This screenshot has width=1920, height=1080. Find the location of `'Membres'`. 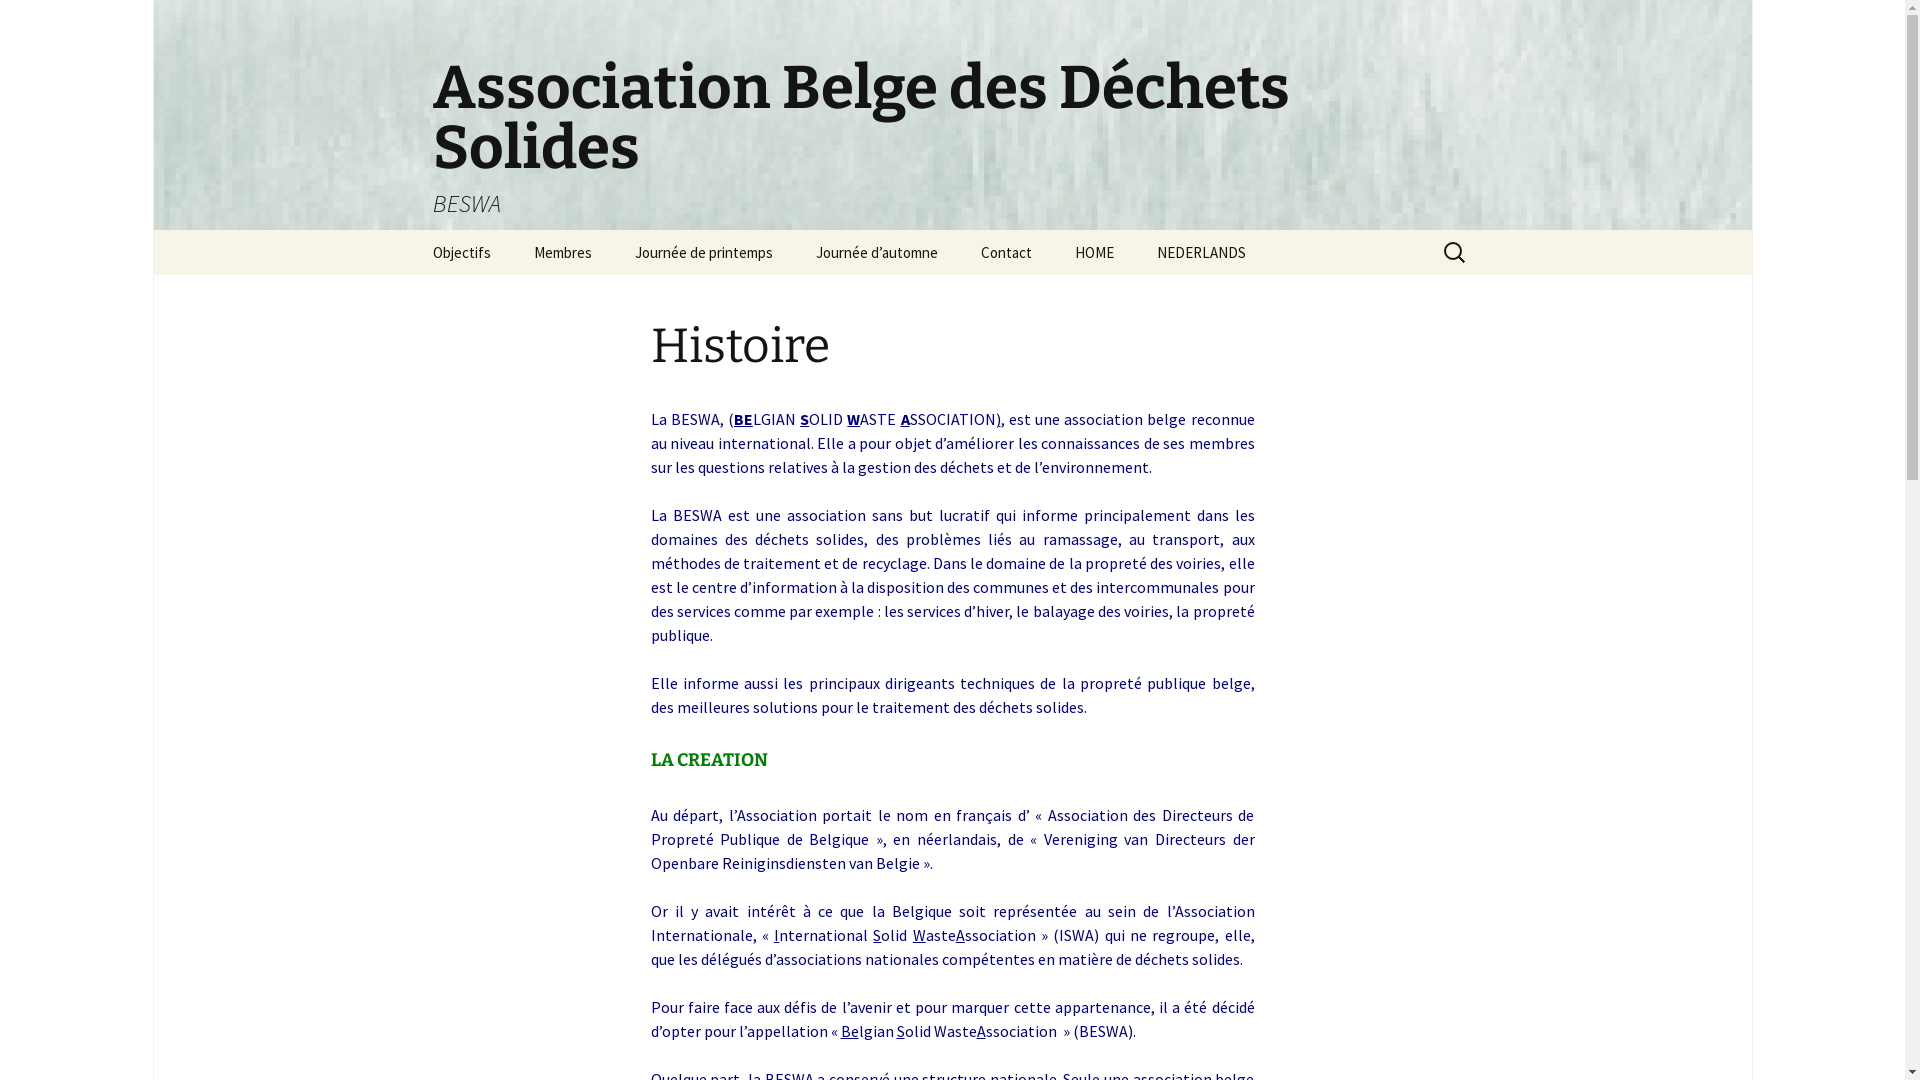

'Membres' is located at coordinates (561, 251).